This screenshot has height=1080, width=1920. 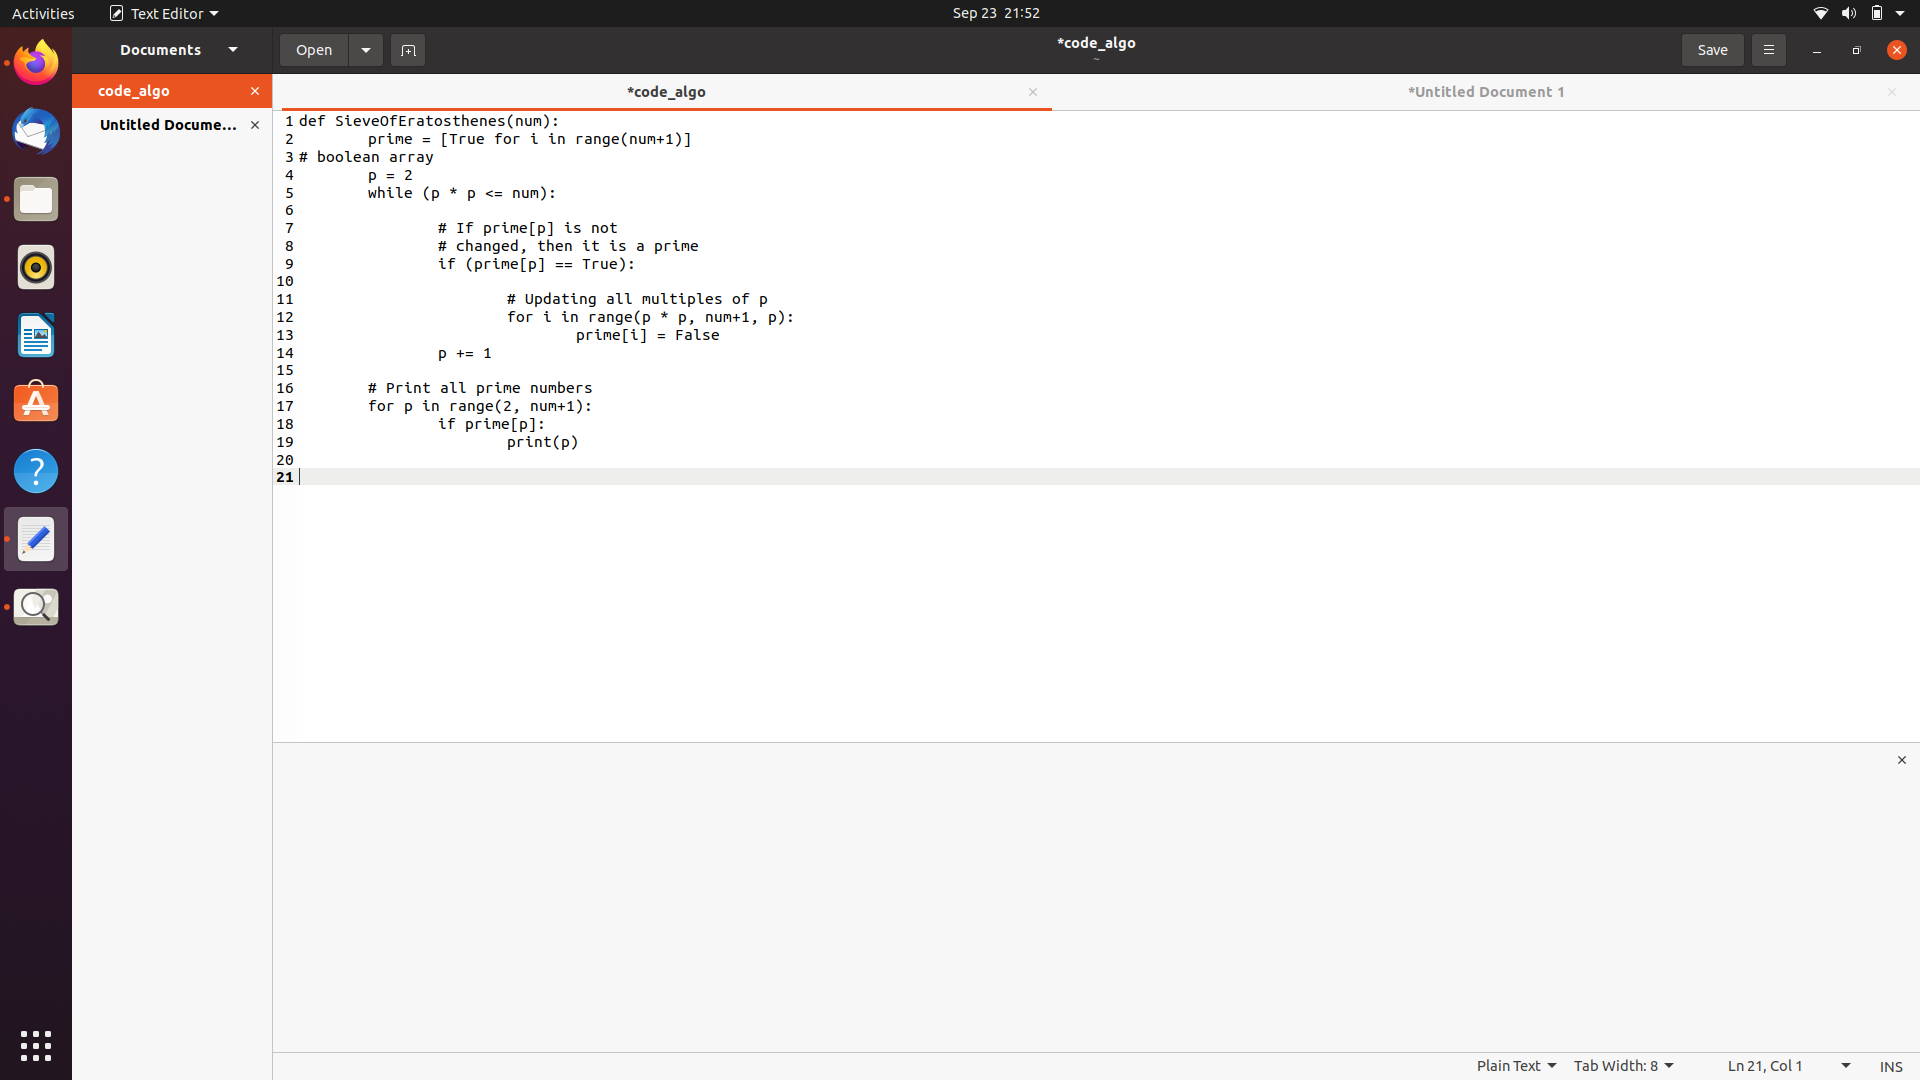 What do you see at coordinates (1889, 91) in the screenshot?
I see `Terminate the tab of unlabelled document via the tab bar` at bounding box center [1889, 91].